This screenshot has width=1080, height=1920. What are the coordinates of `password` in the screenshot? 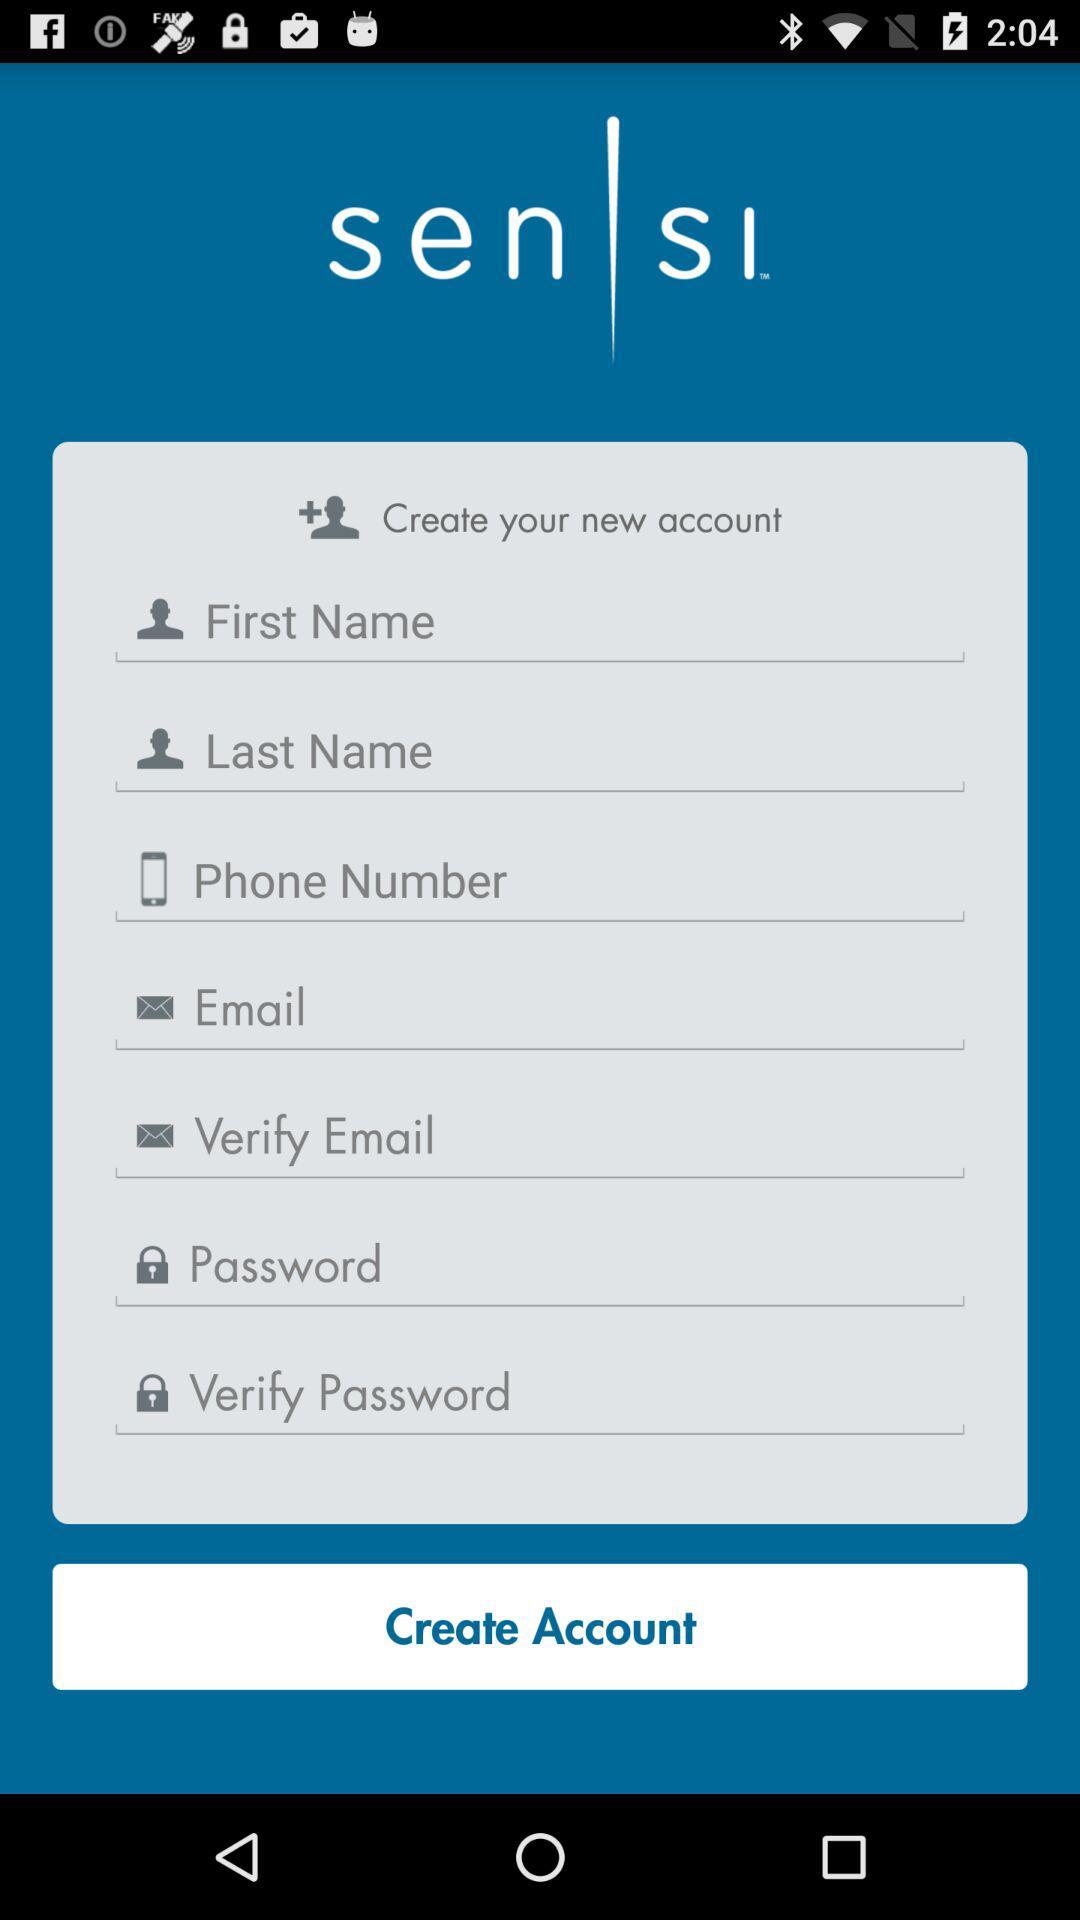 It's located at (540, 1393).